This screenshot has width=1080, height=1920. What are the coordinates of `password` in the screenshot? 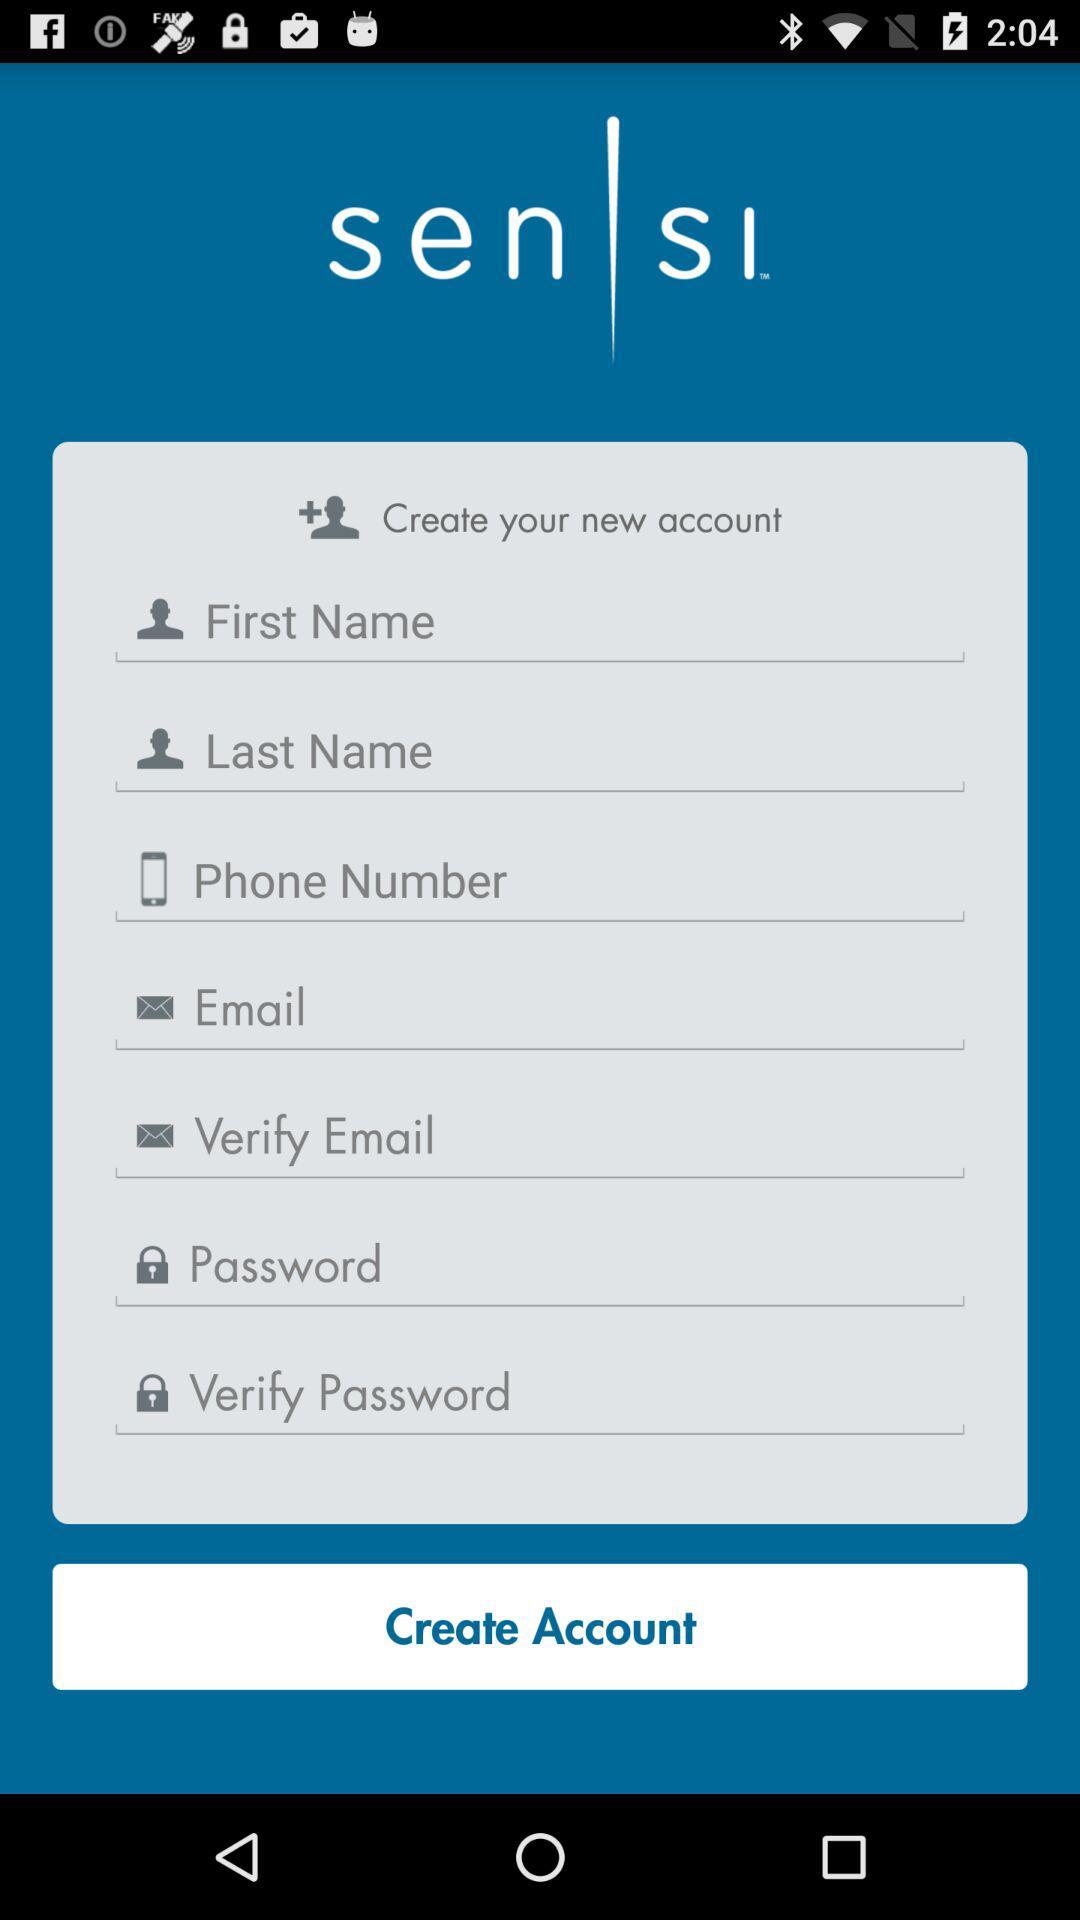 It's located at (540, 1393).